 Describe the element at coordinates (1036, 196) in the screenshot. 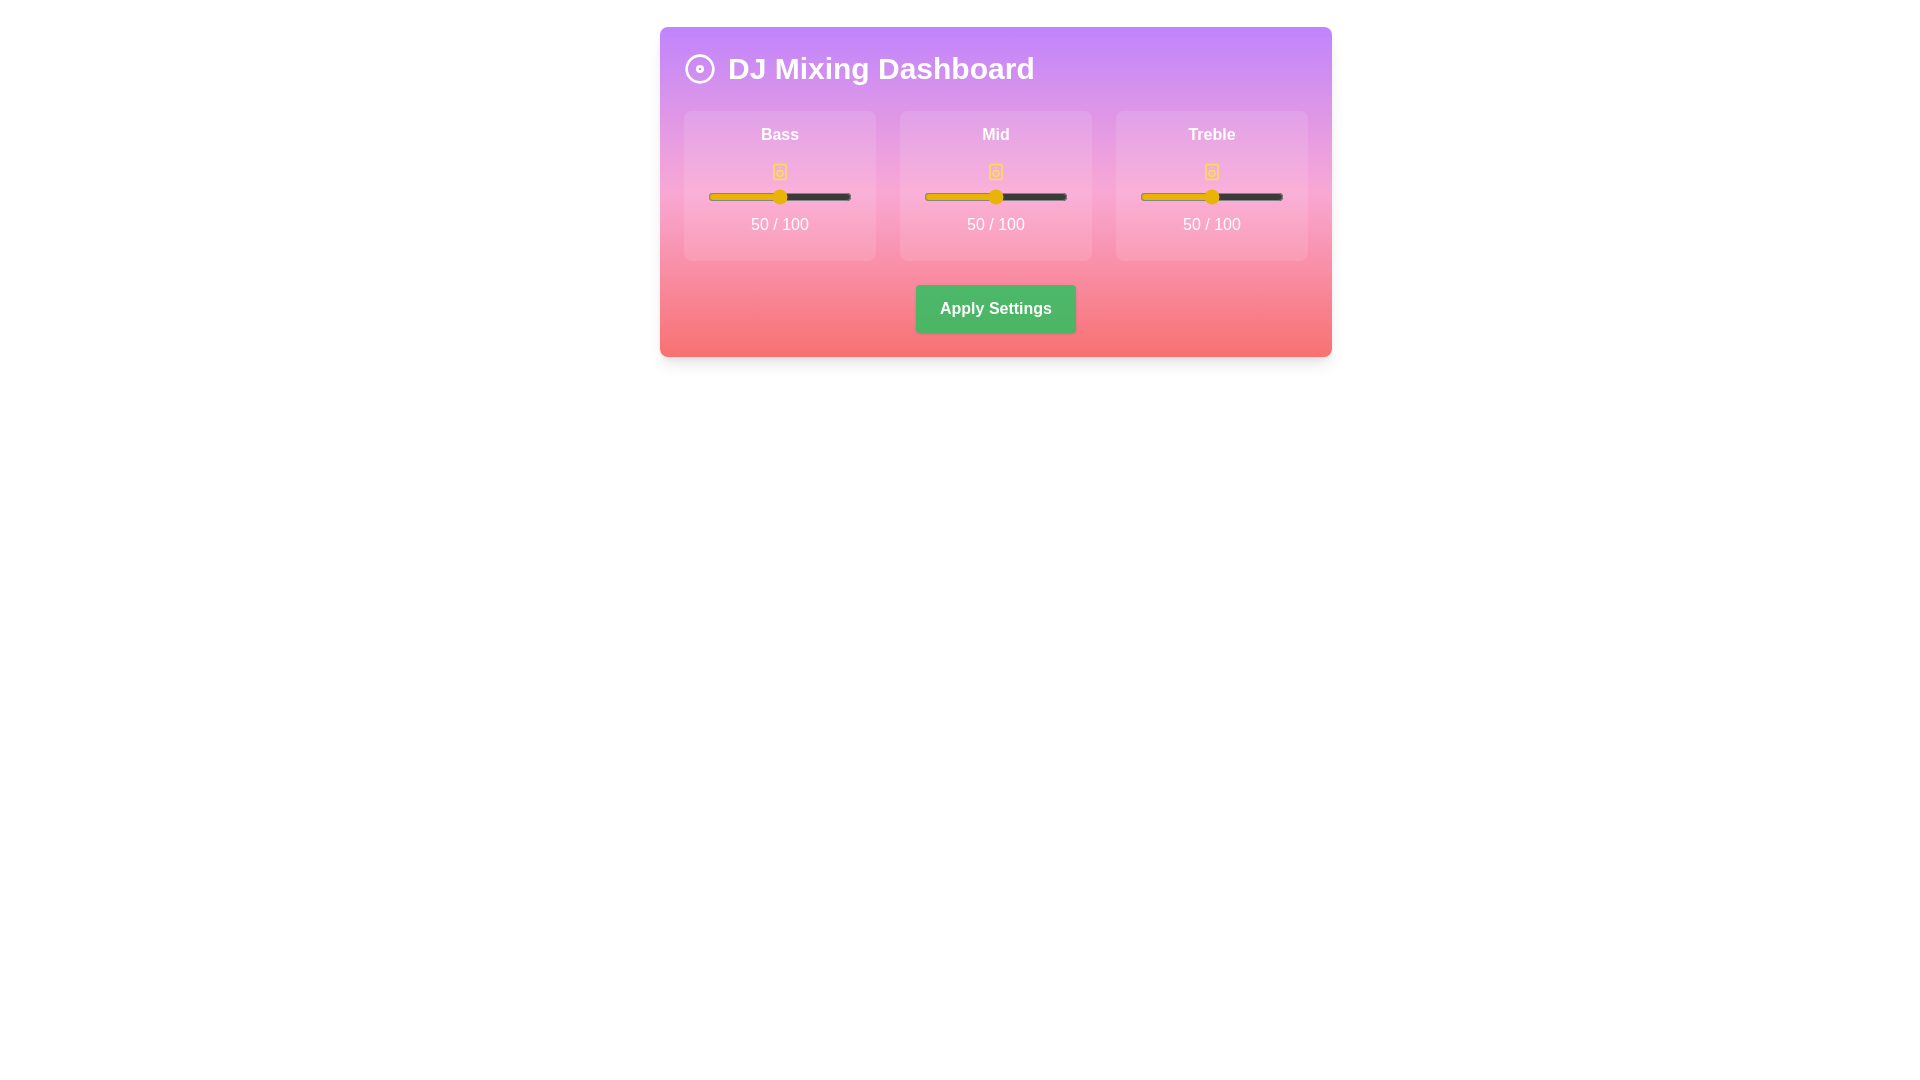

I see `the mid slider to set its value to 78` at that location.